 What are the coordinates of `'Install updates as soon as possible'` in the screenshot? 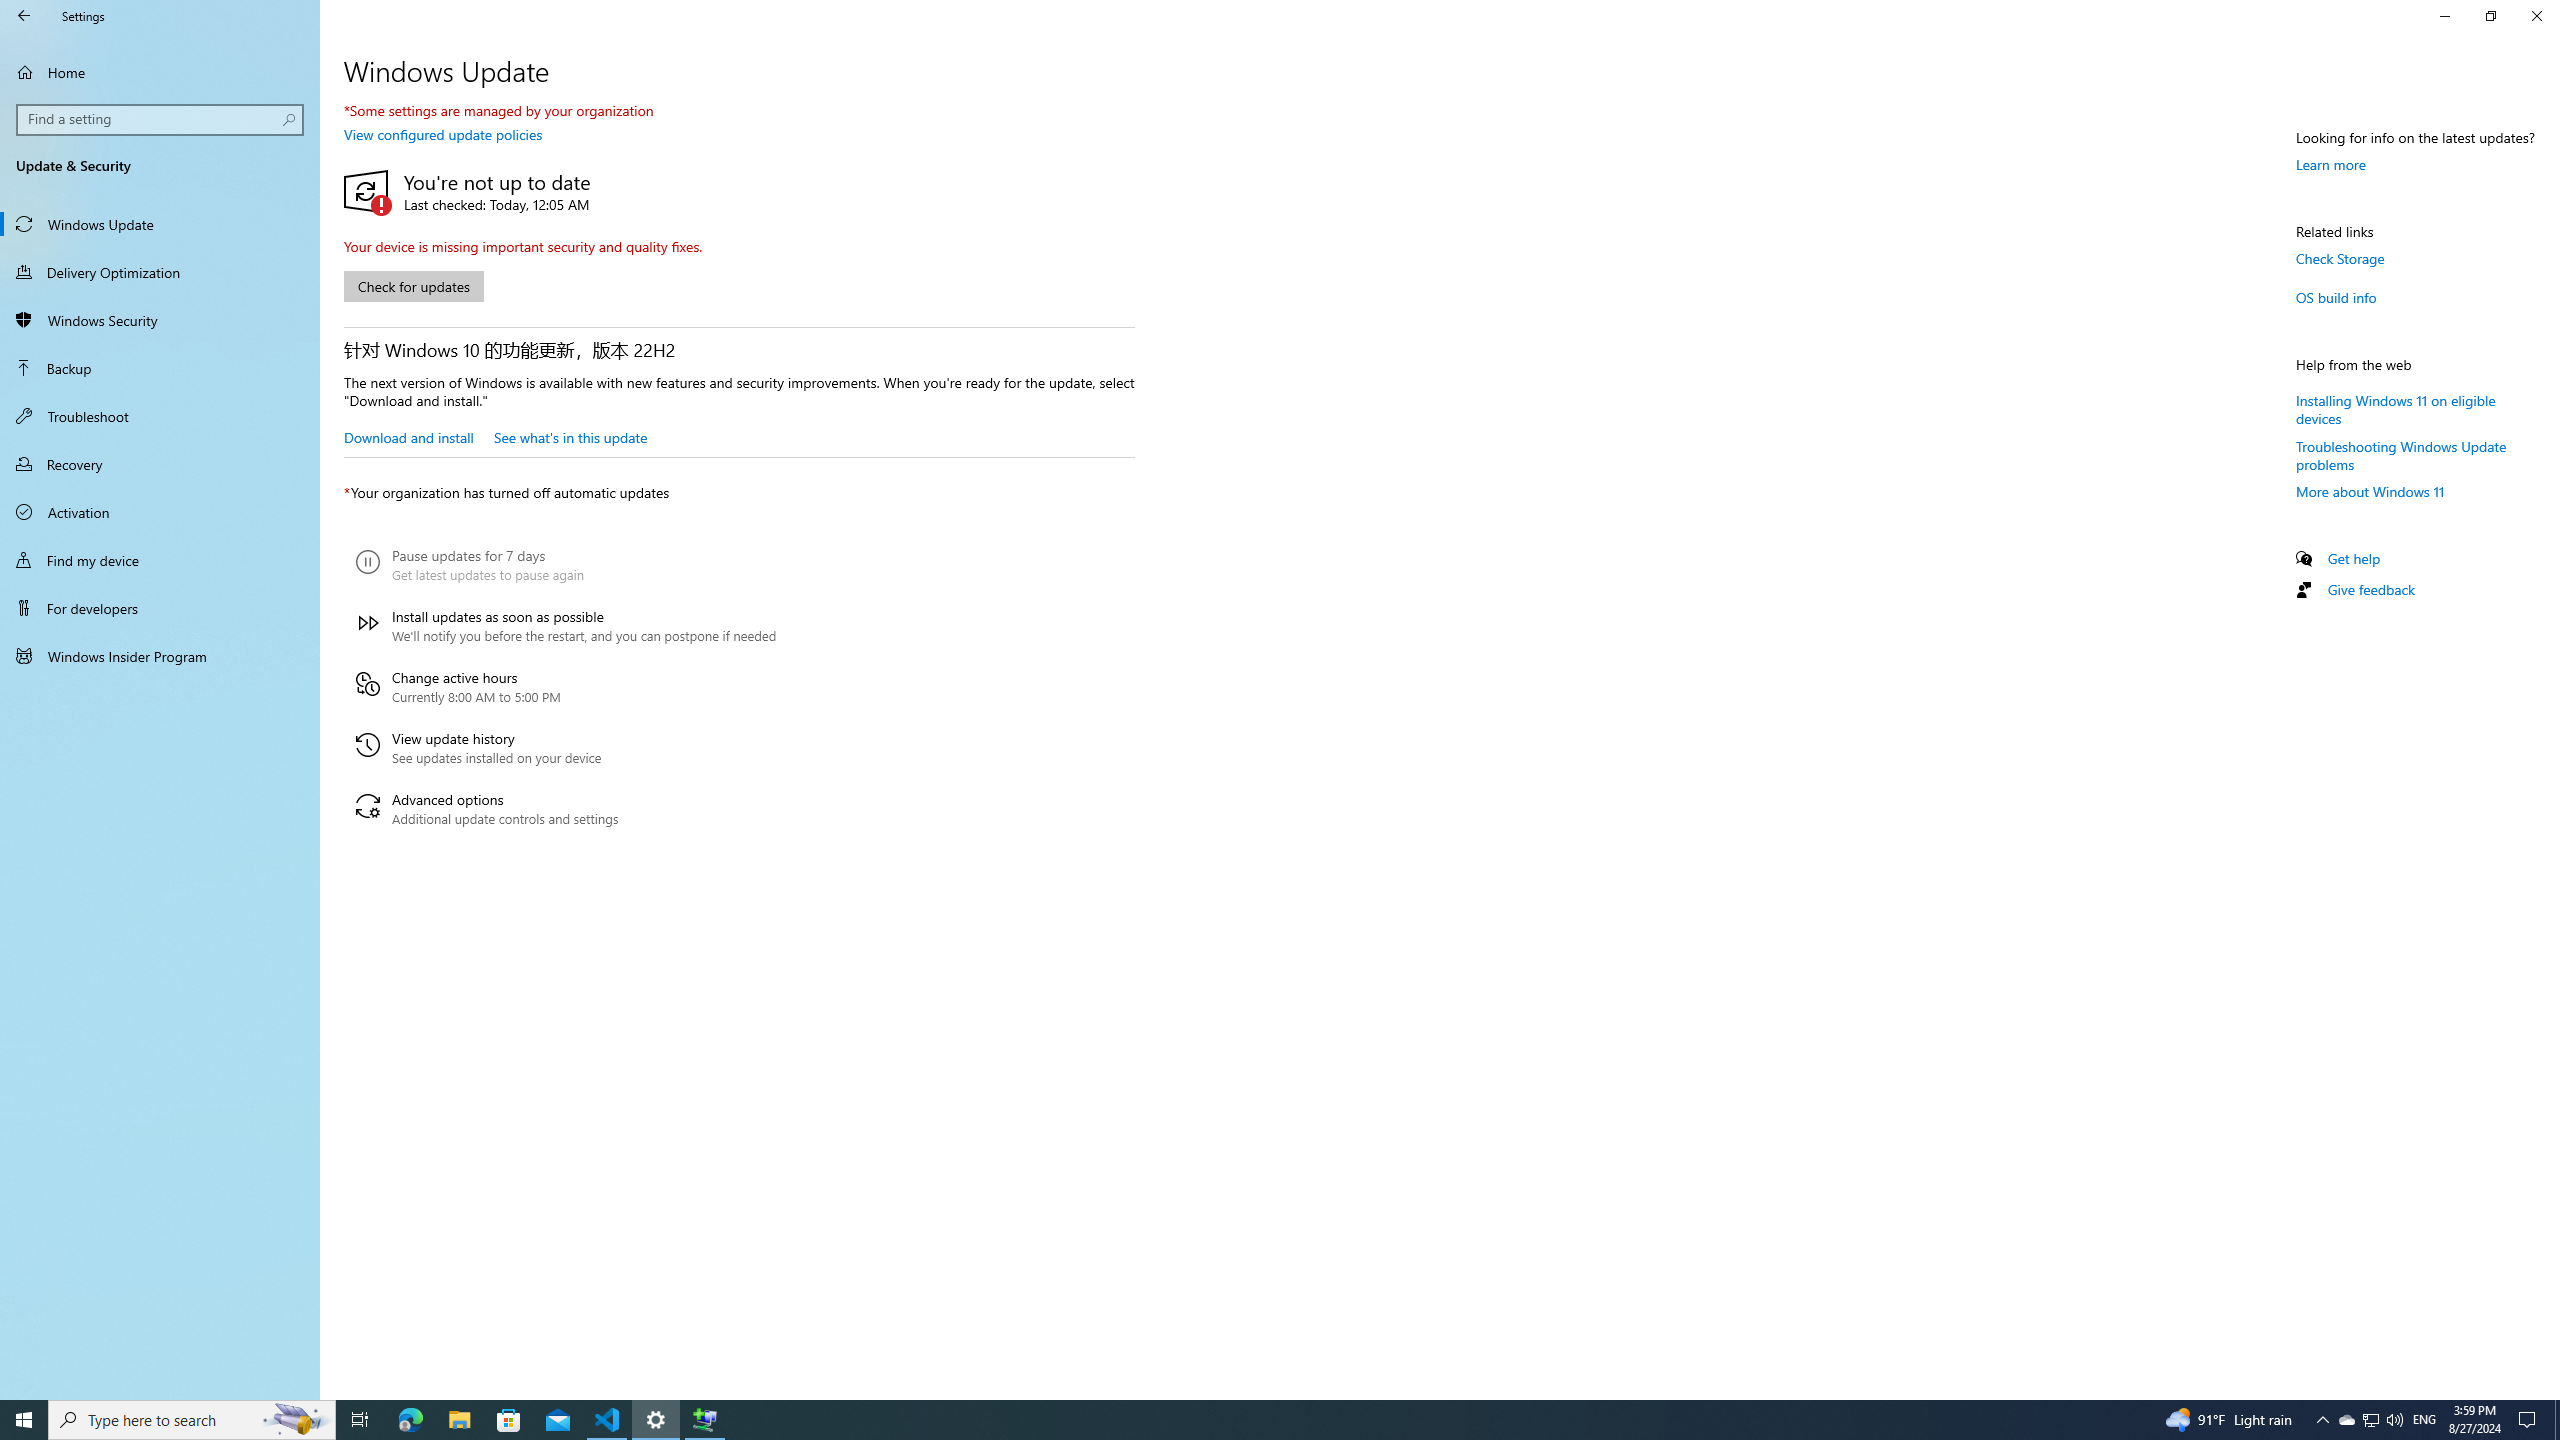 It's located at (564, 625).